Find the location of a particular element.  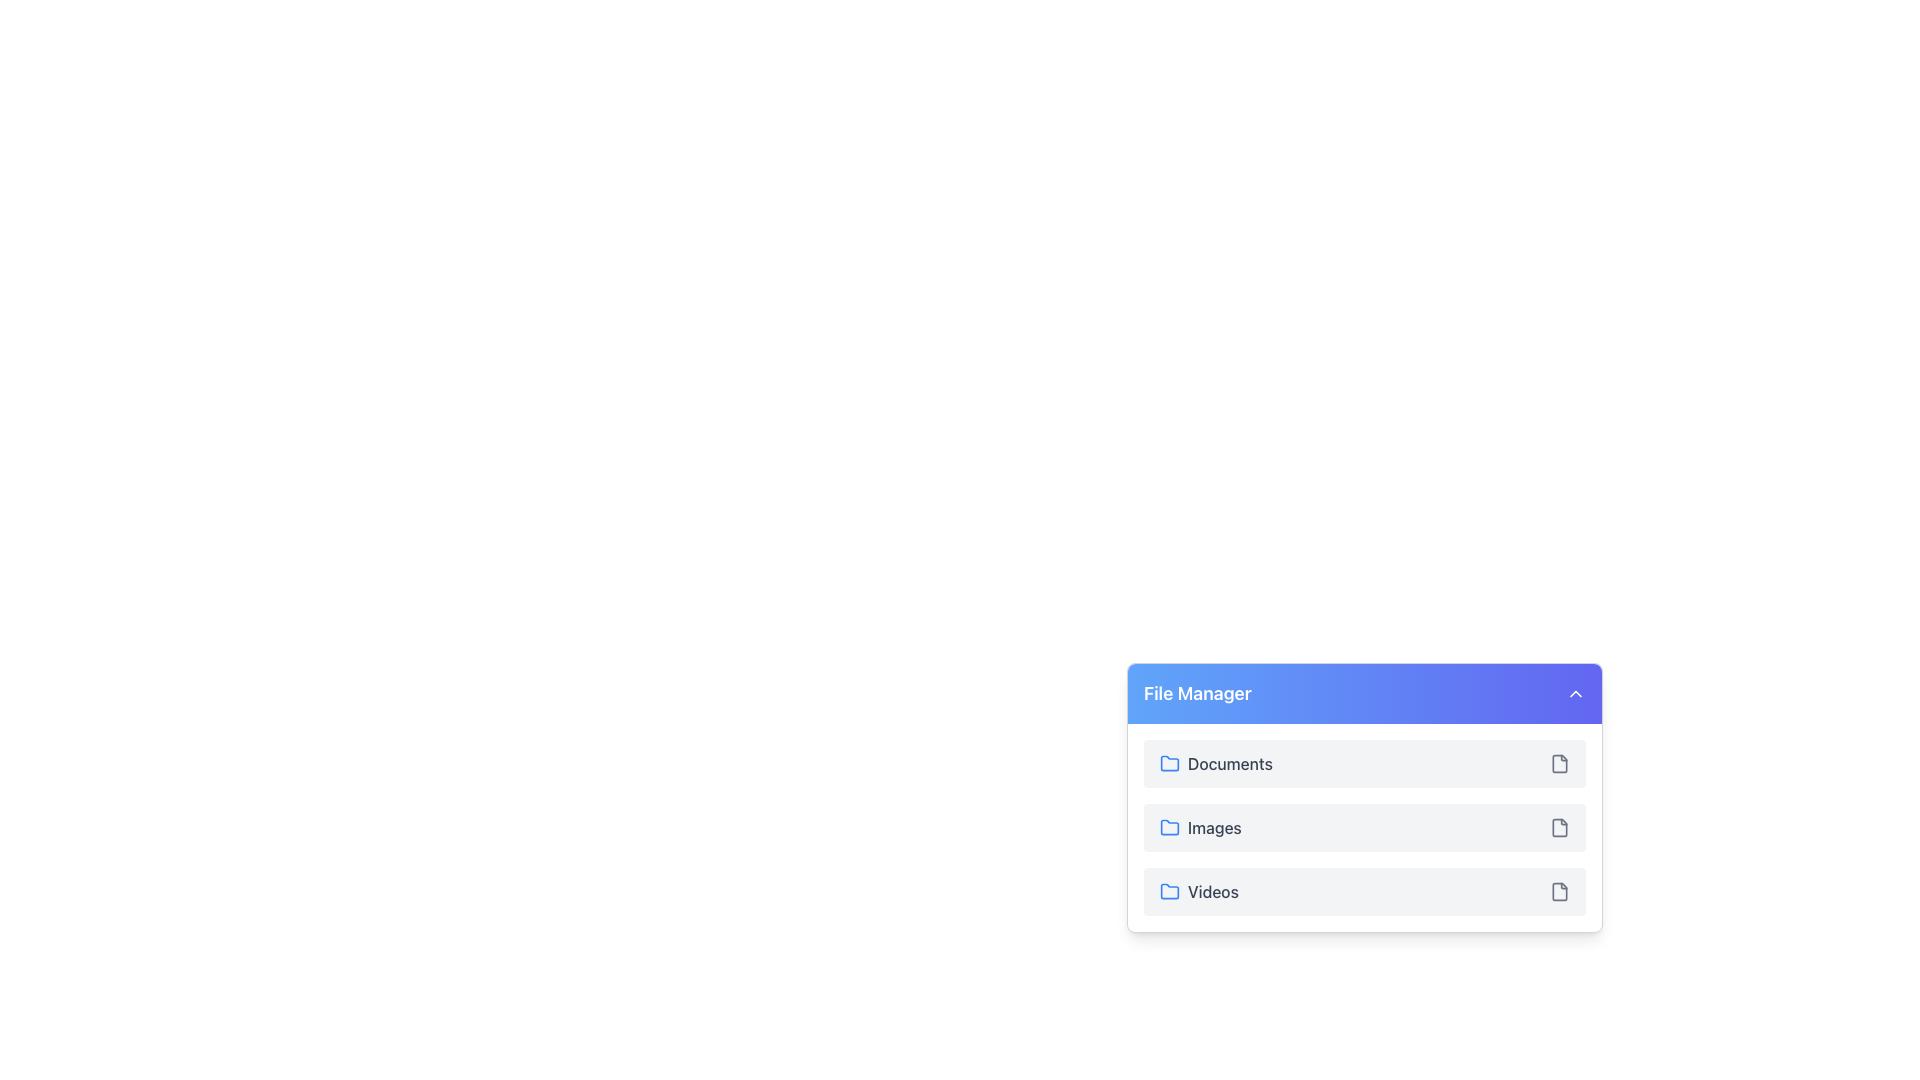

the text label 'Videos' which is associated with a blue folder icon in the File Manager section is located at coordinates (1212, 890).